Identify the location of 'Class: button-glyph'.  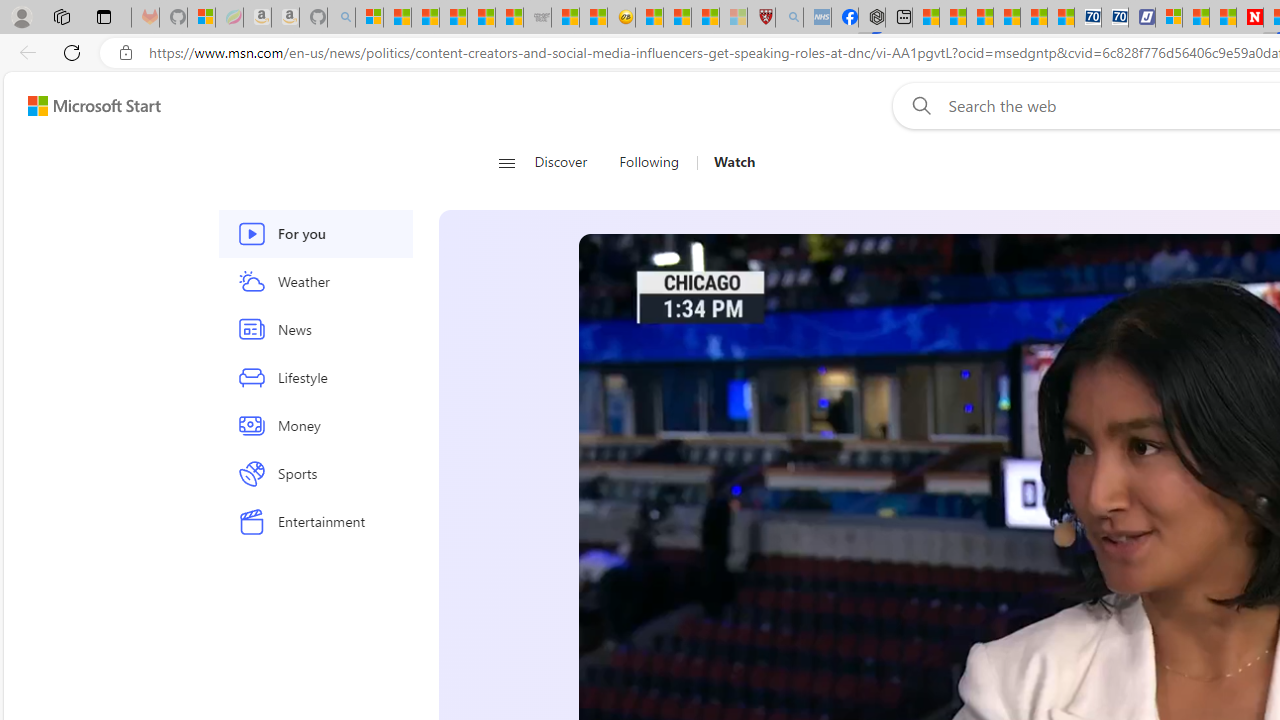
(506, 162).